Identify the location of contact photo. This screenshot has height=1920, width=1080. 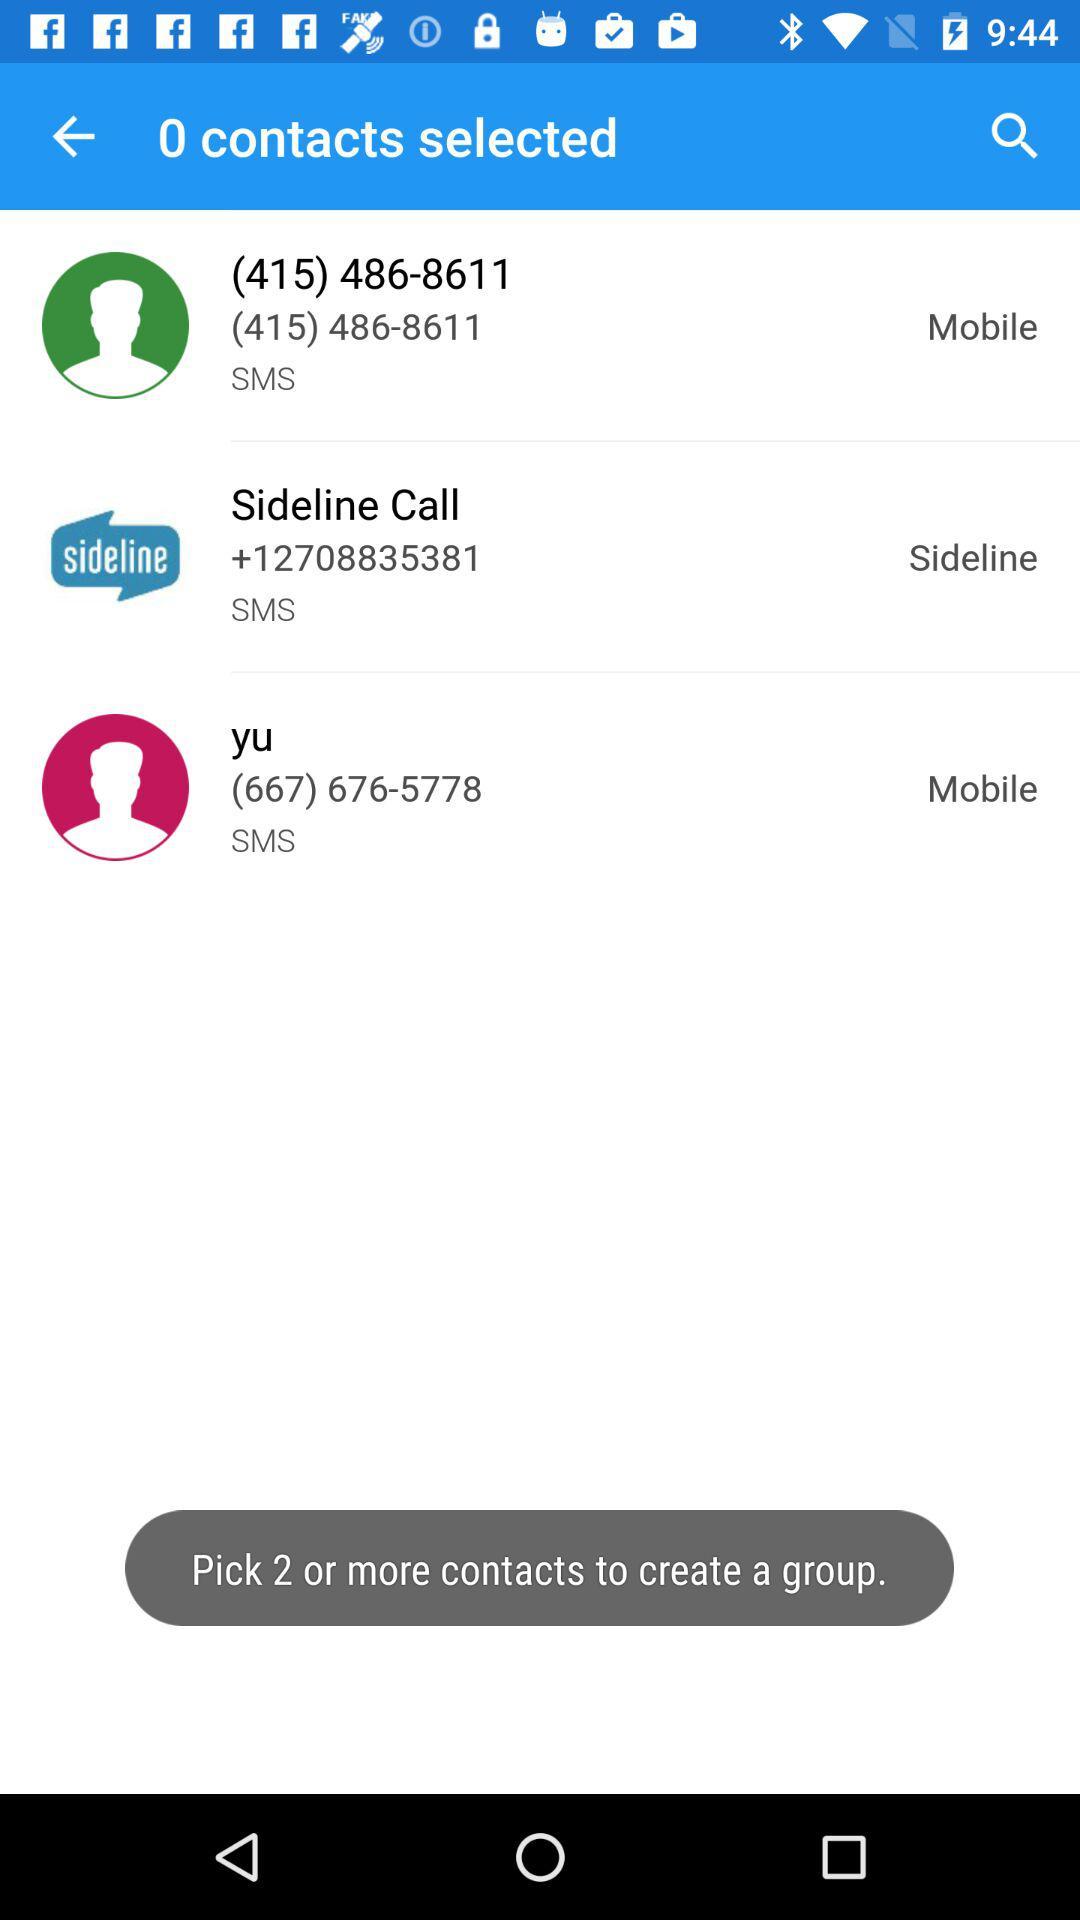
(115, 325).